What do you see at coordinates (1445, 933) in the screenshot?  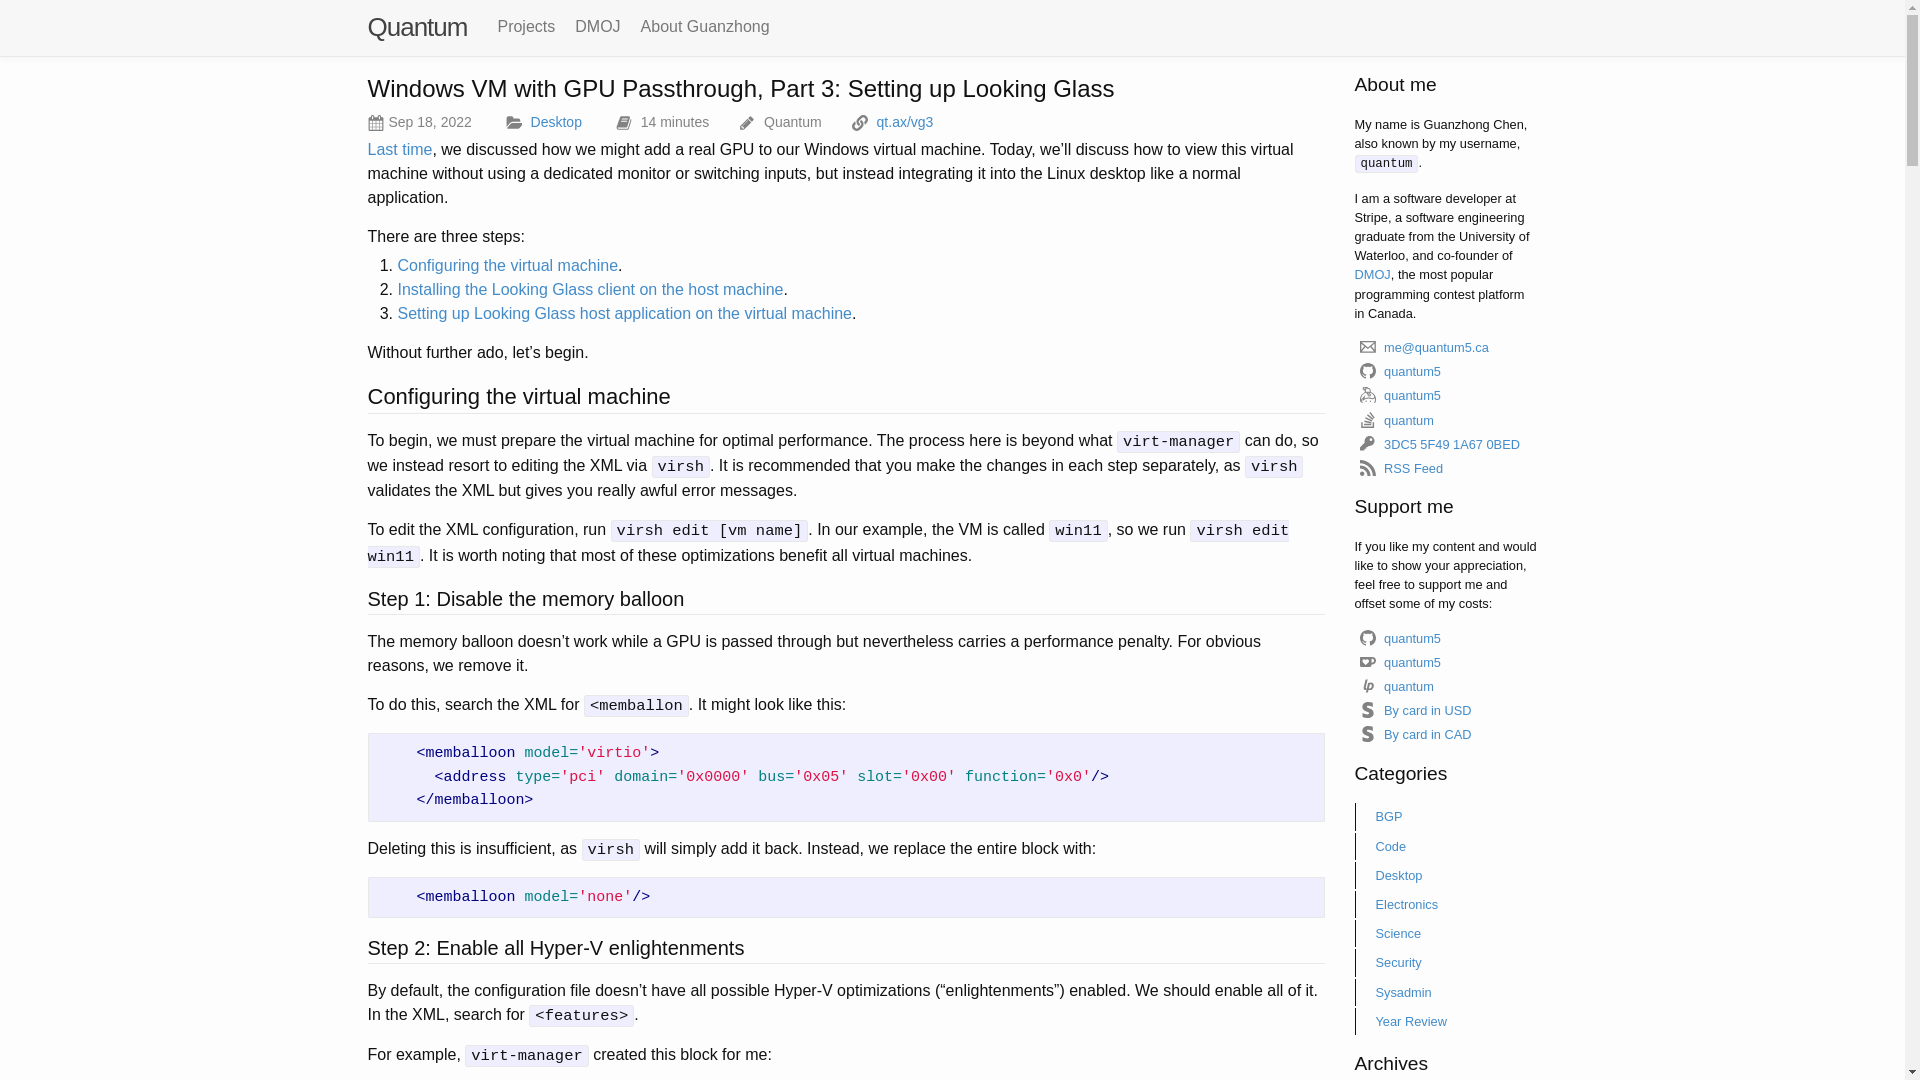 I see `'Science'` at bounding box center [1445, 933].